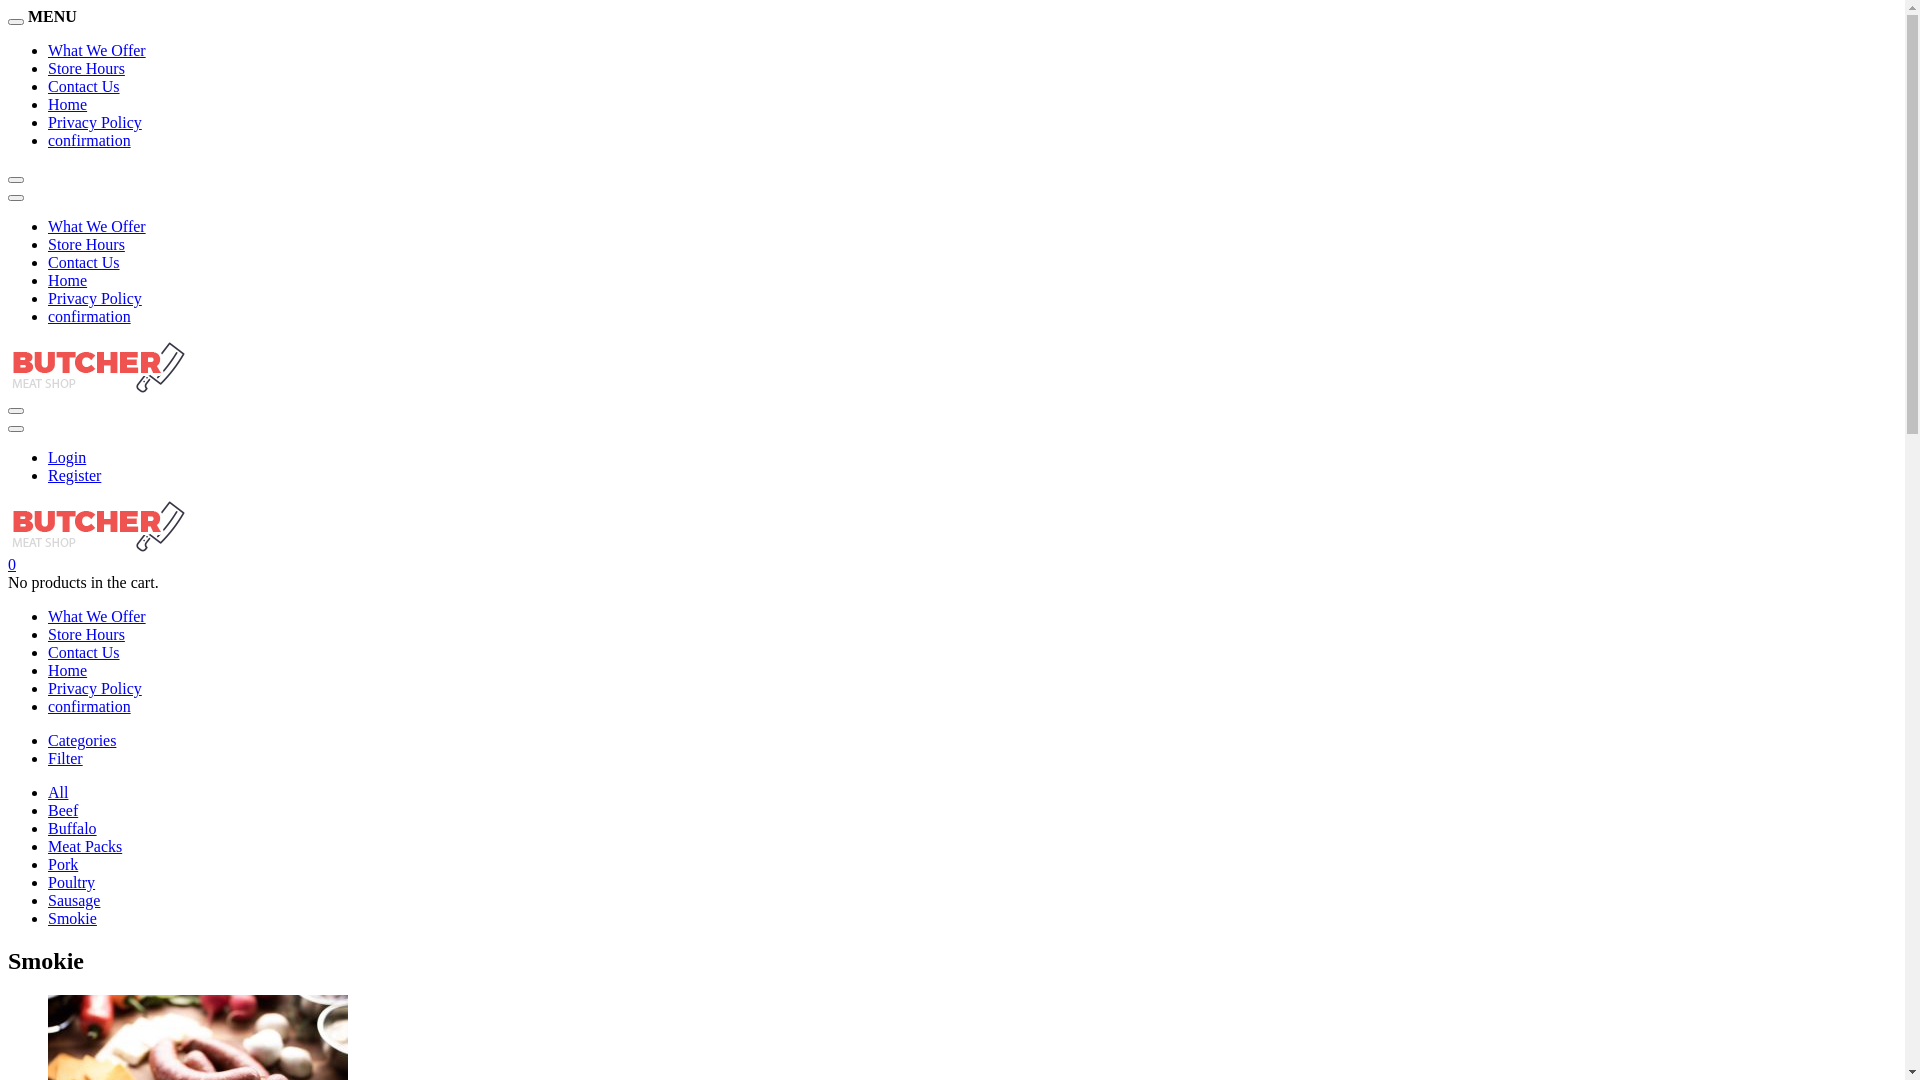  I want to click on 'Buffalo', so click(72, 828).